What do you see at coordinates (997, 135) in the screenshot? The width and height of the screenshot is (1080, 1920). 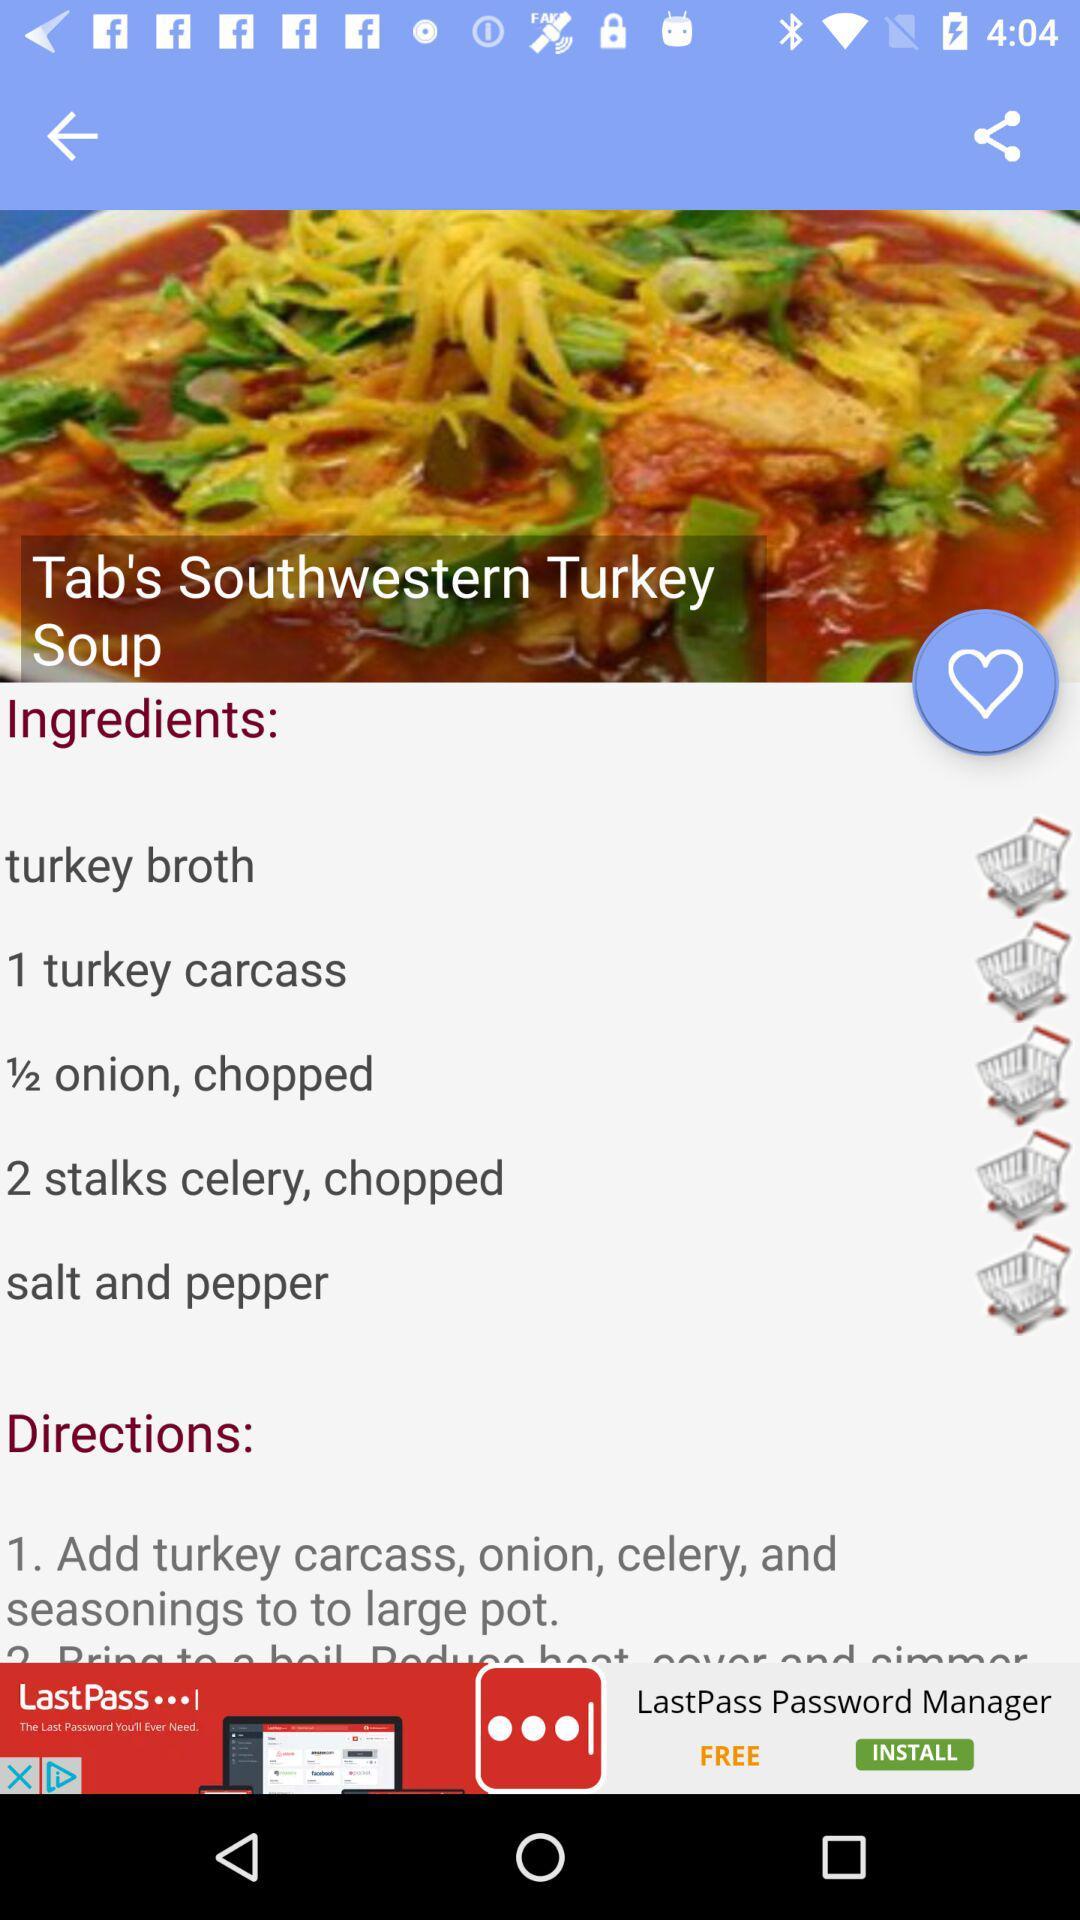 I see `i would love to try their food` at bounding box center [997, 135].